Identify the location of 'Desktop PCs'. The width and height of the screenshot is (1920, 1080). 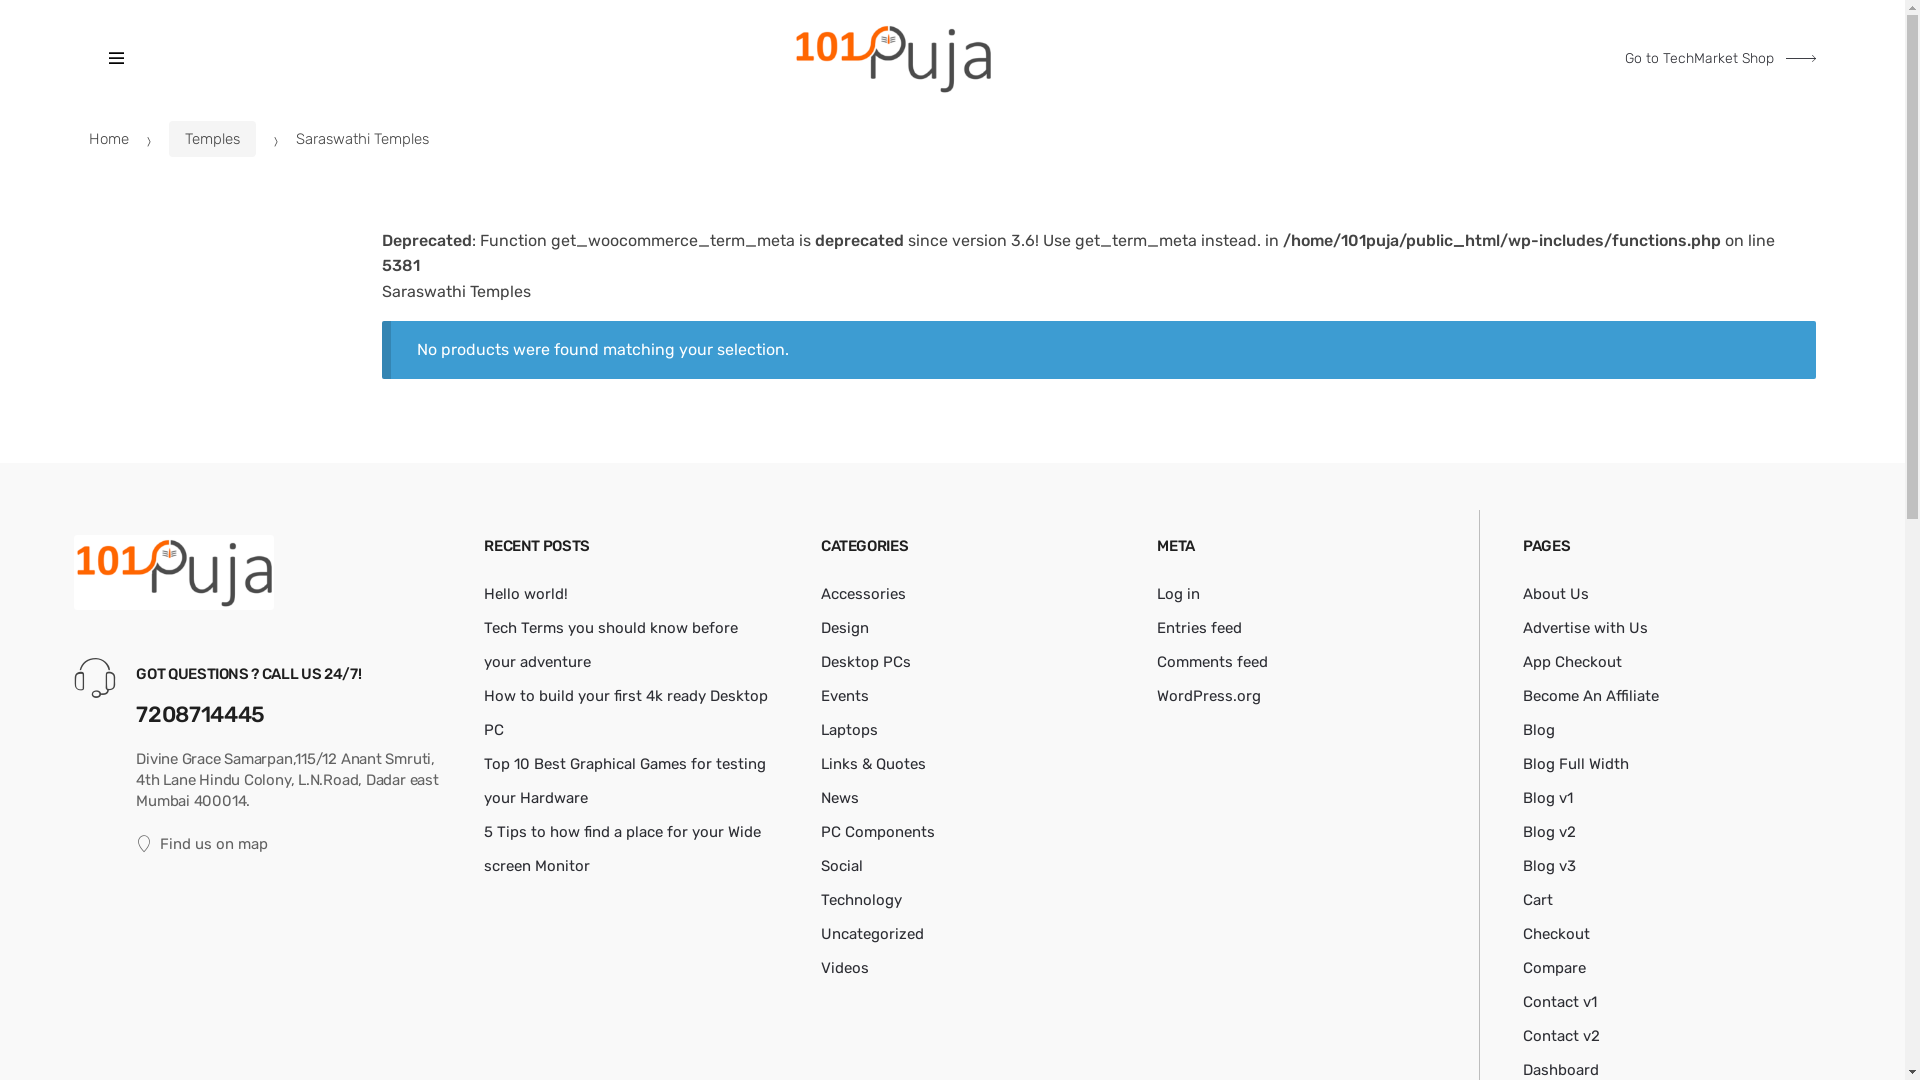
(865, 662).